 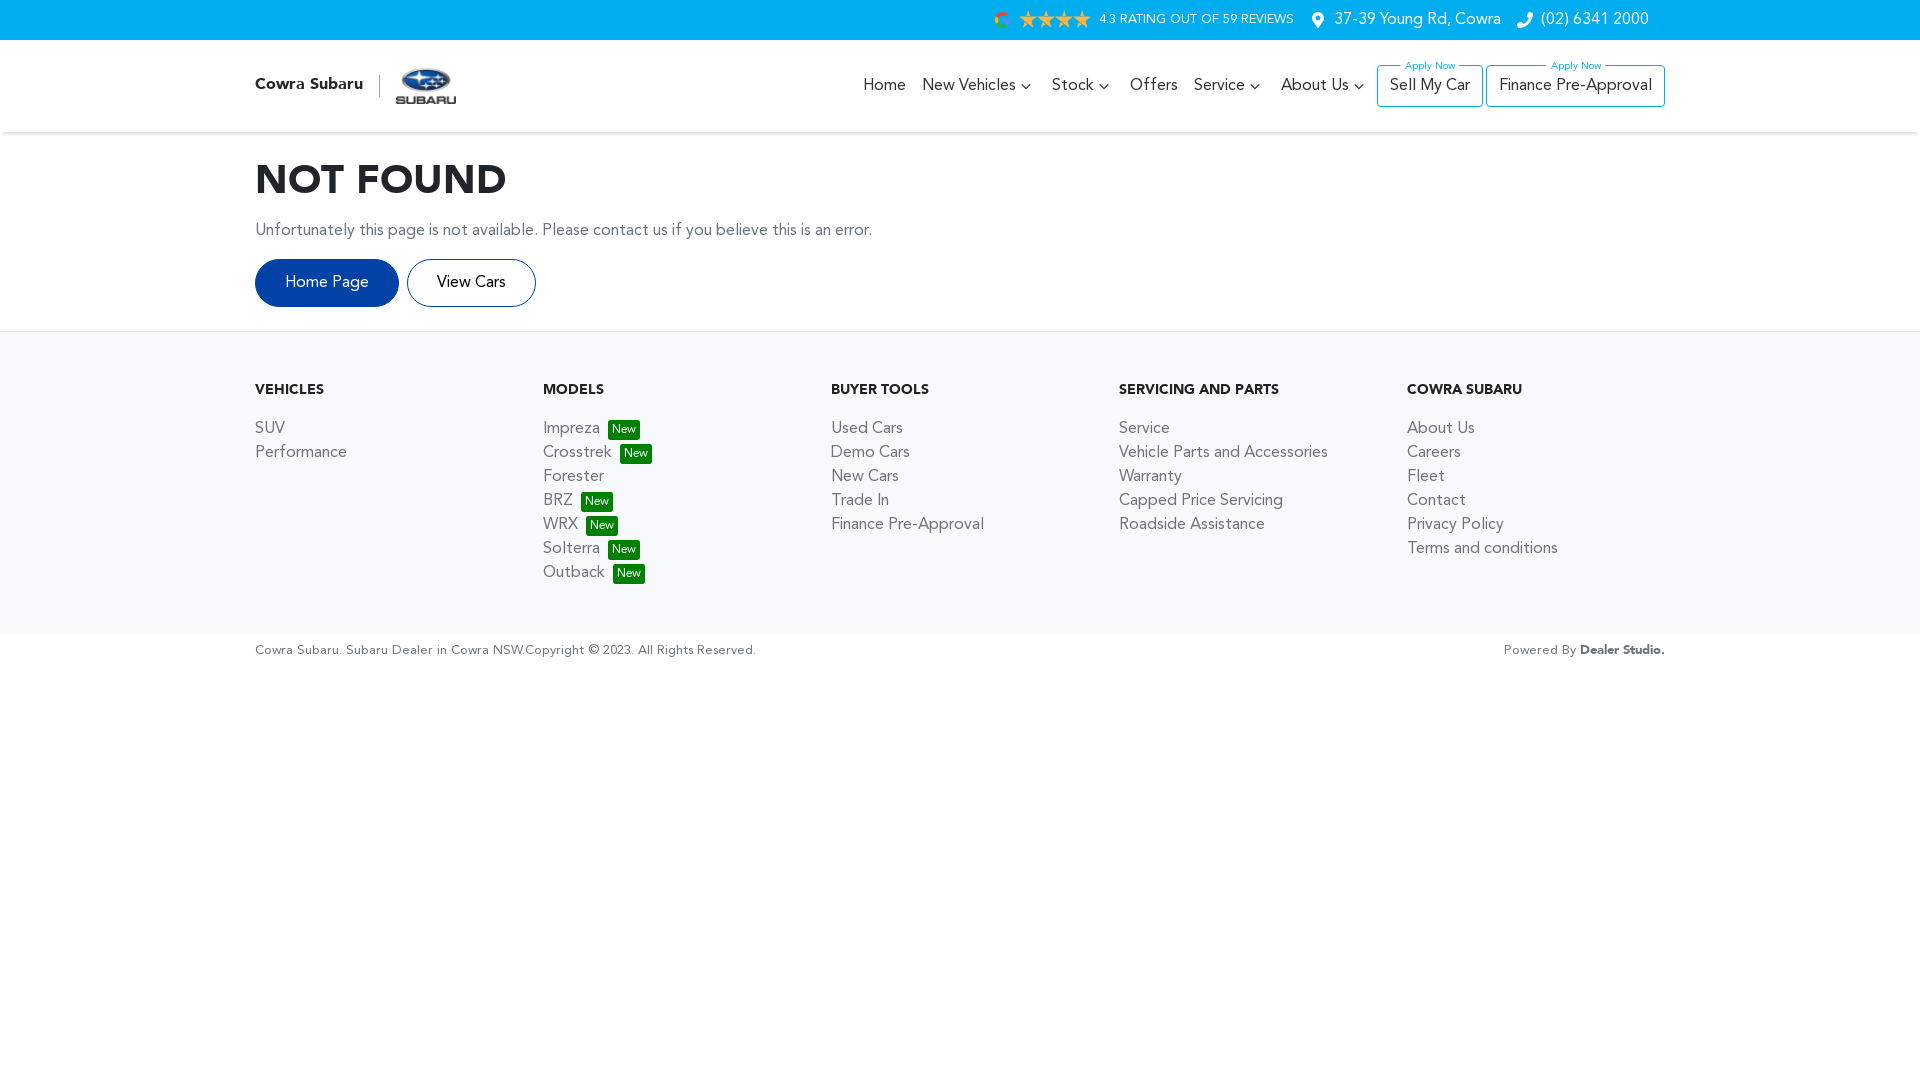 I want to click on 'Service', so click(x=1228, y=84).